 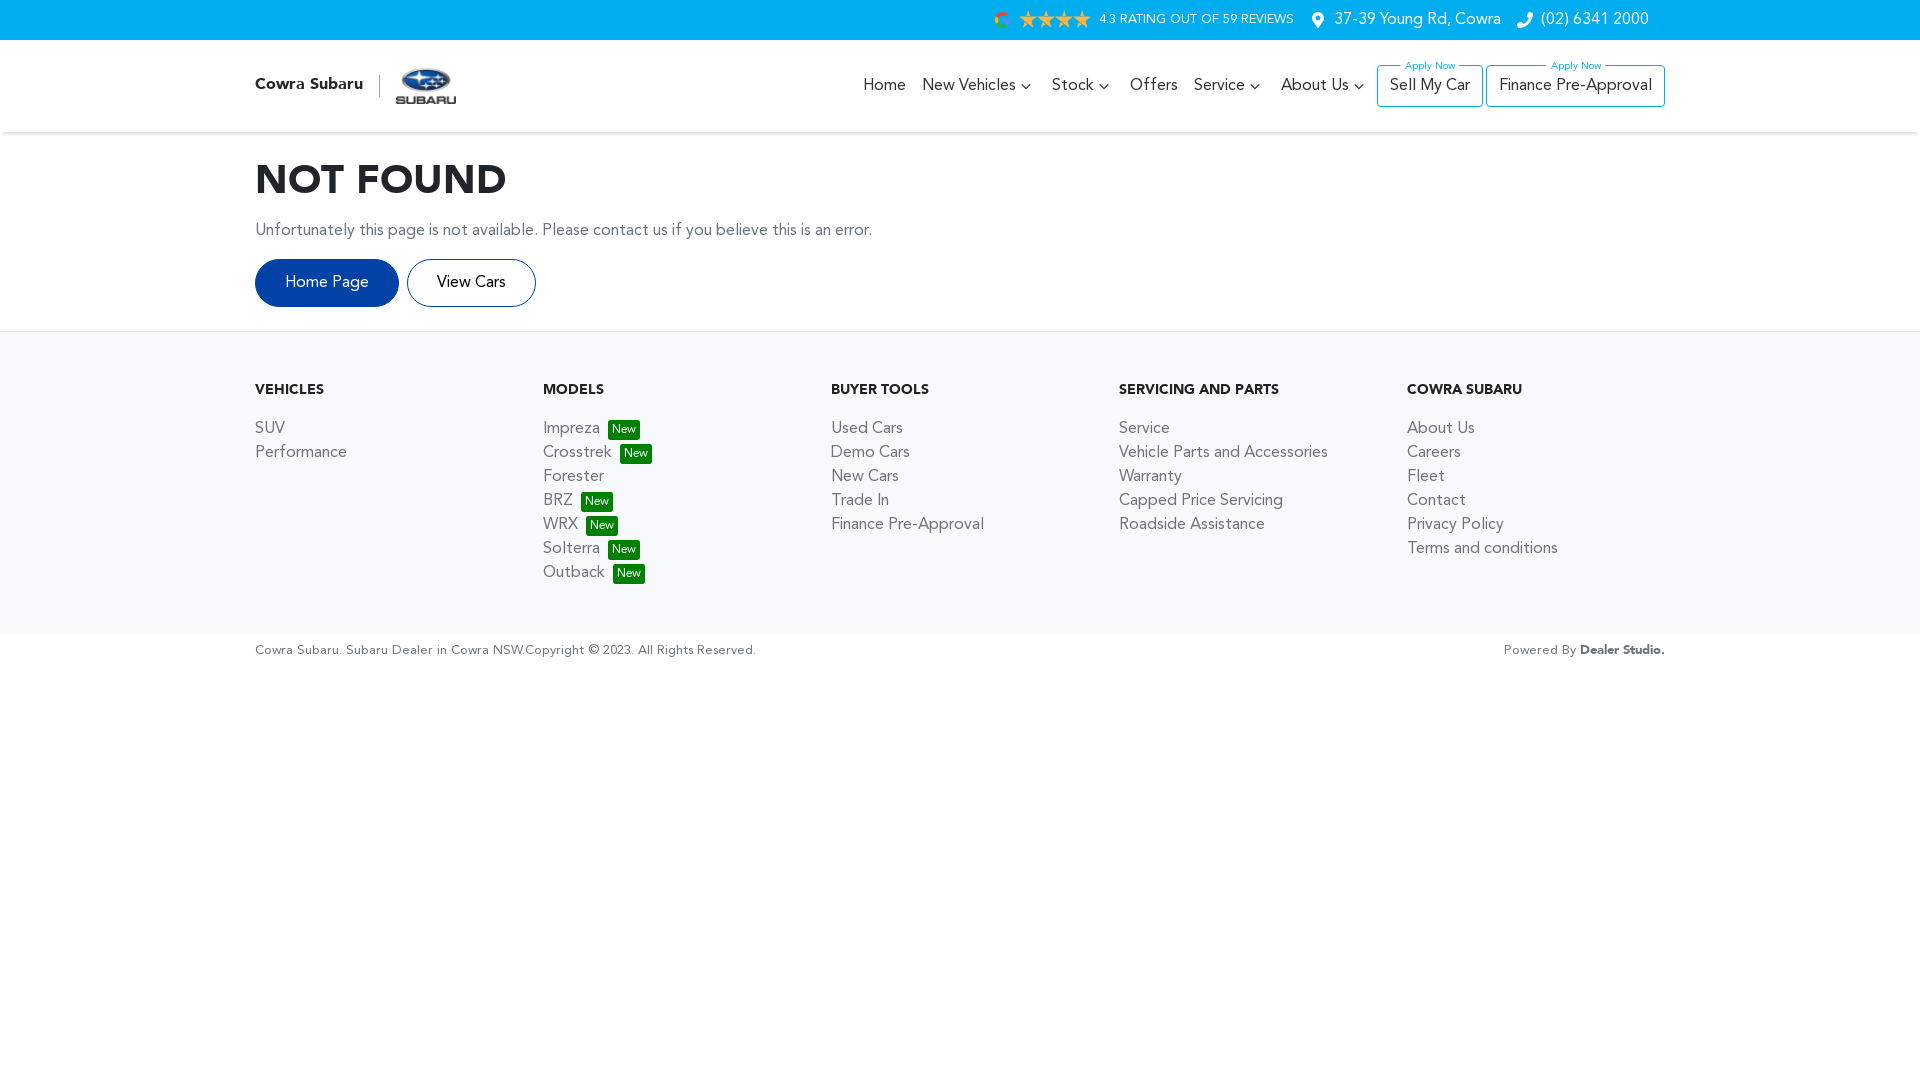 I want to click on 'Service', so click(x=1228, y=84).